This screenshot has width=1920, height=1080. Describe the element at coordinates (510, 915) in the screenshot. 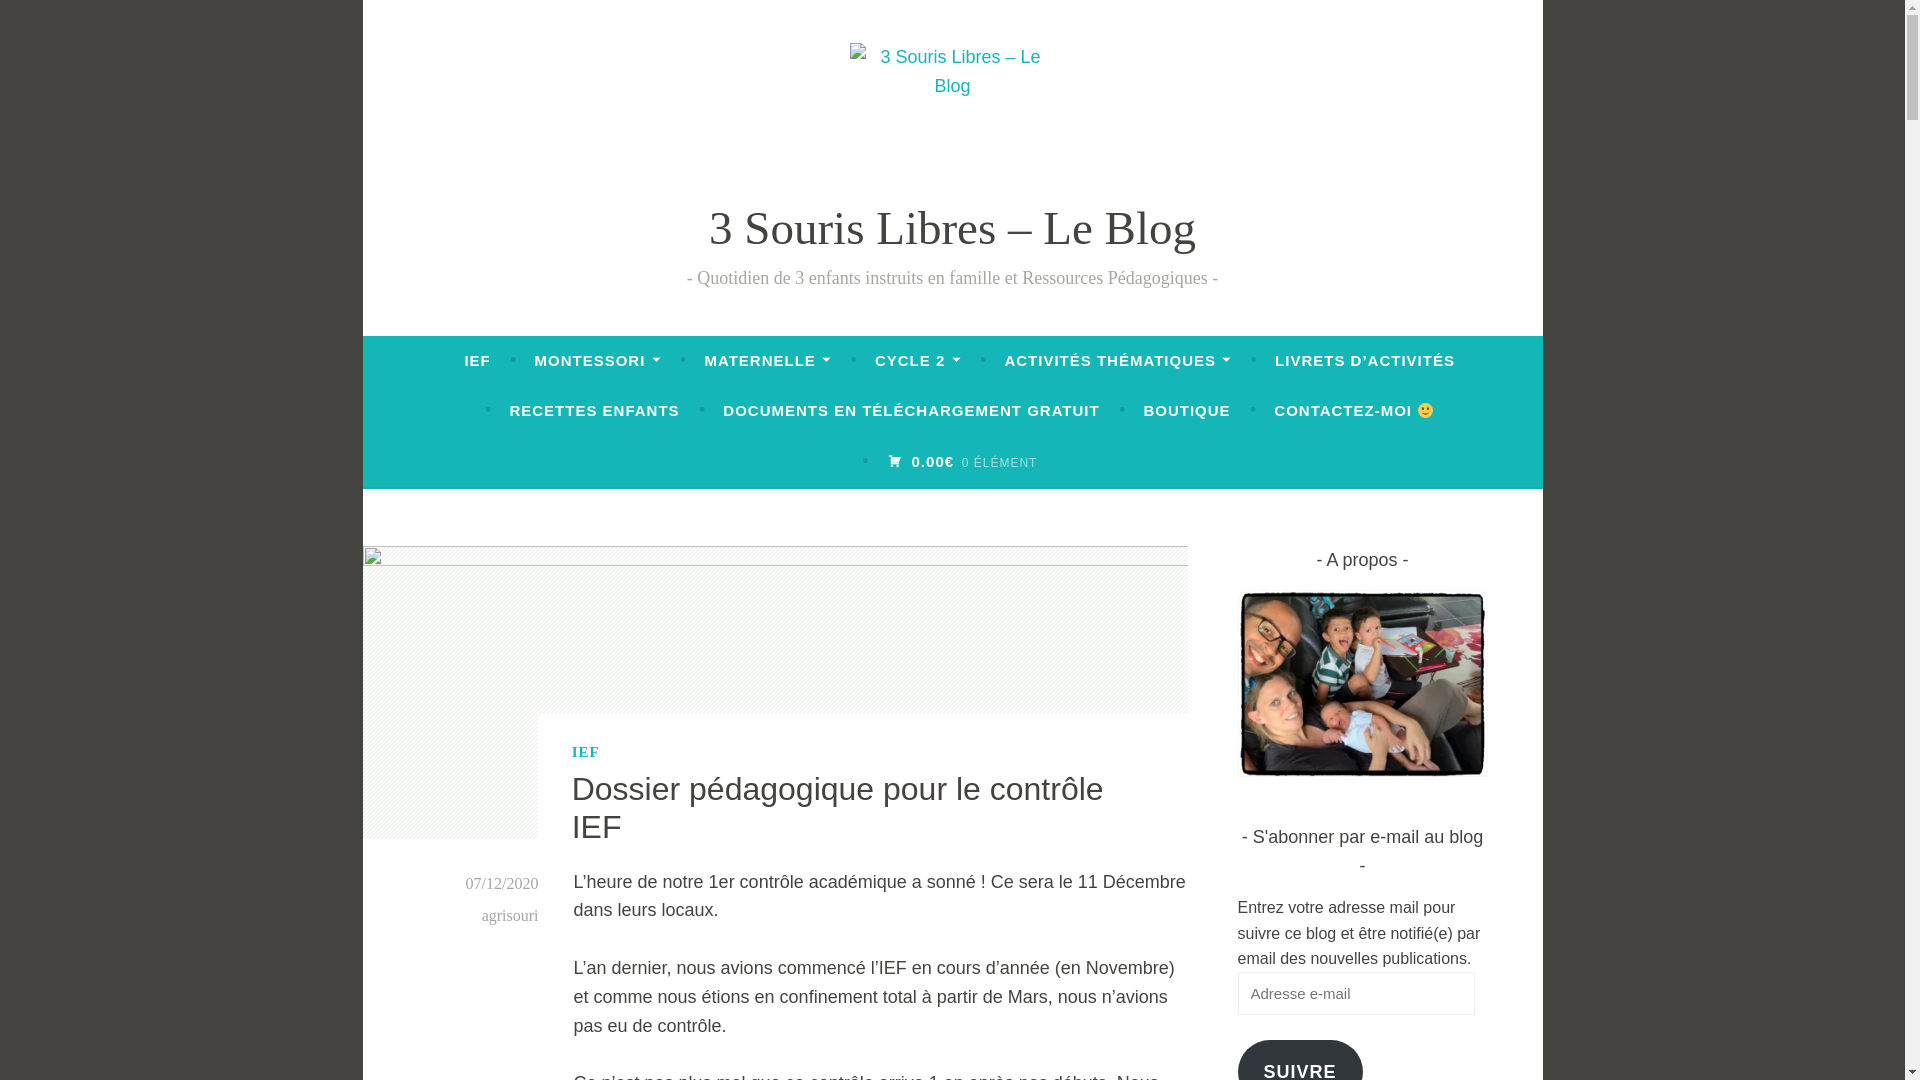

I see `'agrisouri'` at that location.